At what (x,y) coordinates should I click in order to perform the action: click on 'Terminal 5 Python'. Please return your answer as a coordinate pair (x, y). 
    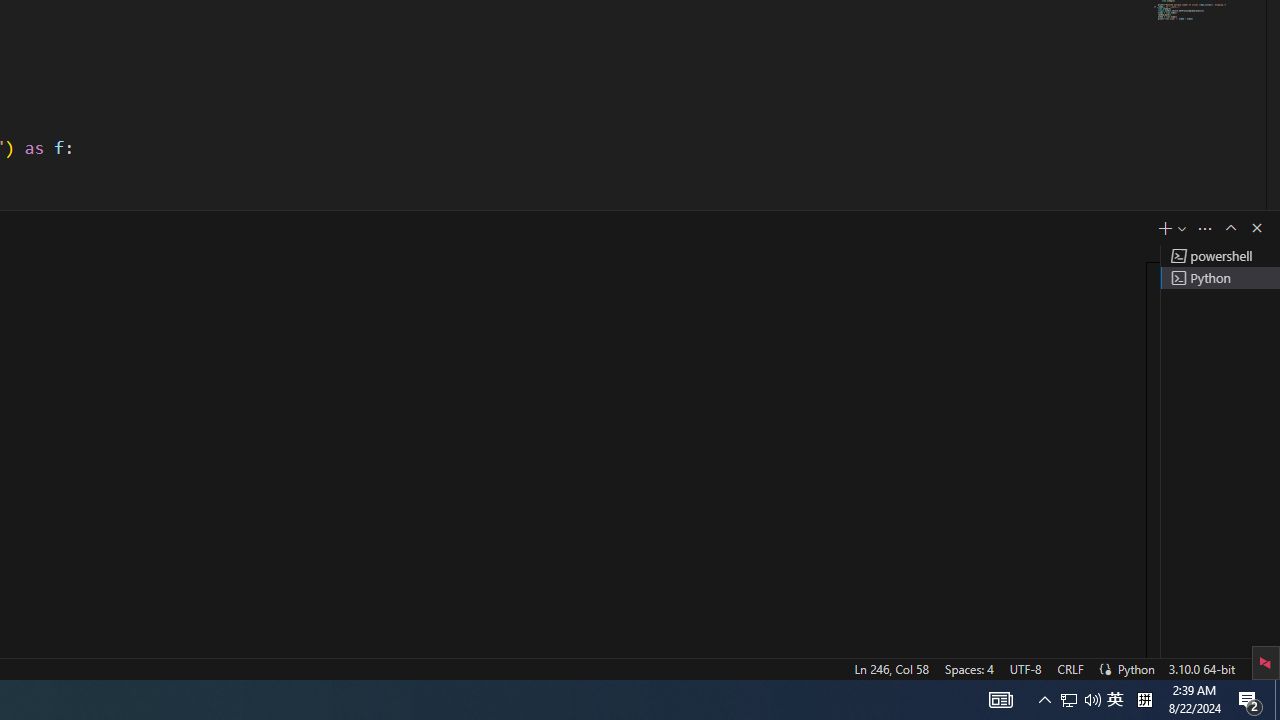
    Looking at the image, I should click on (1219, 277).